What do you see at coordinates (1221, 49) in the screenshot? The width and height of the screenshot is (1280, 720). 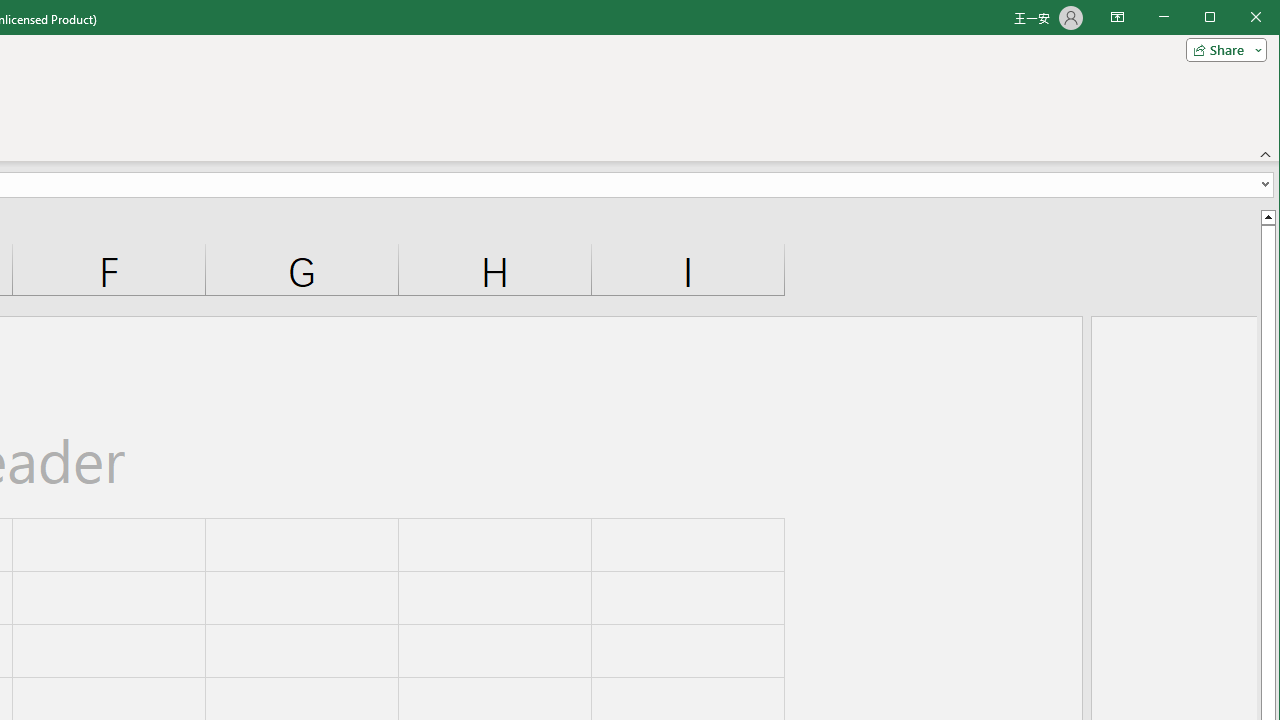 I see `'Share'` at bounding box center [1221, 49].